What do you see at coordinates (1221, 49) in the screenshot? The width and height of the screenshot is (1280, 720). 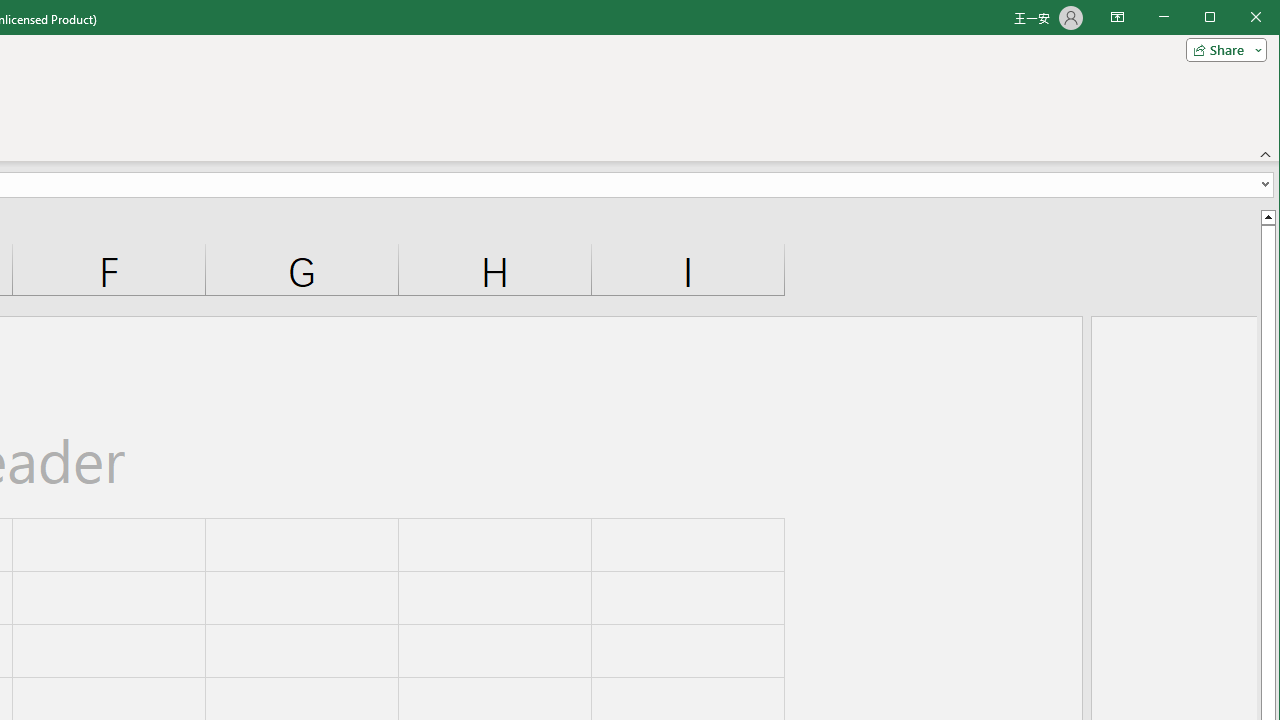 I see `'Share'` at bounding box center [1221, 49].